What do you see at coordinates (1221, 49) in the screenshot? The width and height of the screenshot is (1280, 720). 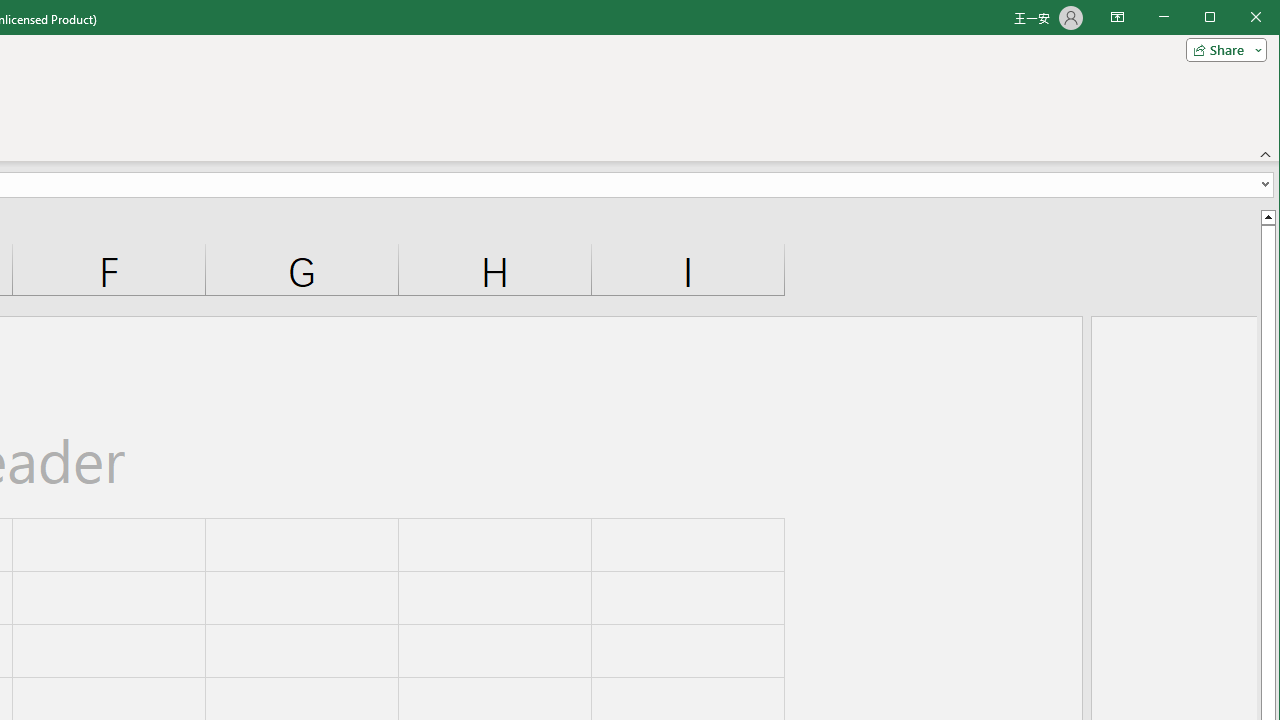 I see `'Share'` at bounding box center [1221, 49].